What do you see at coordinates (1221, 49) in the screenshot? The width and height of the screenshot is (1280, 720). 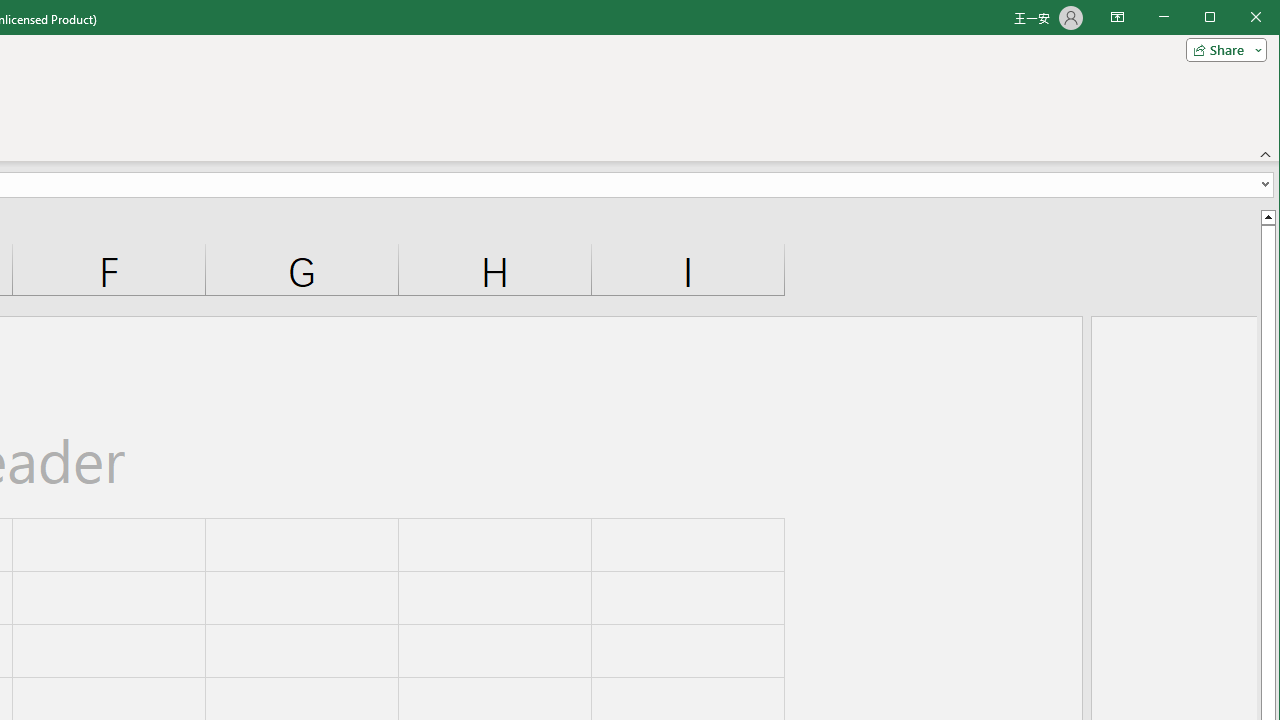 I see `'Share'` at bounding box center [1221, 49].